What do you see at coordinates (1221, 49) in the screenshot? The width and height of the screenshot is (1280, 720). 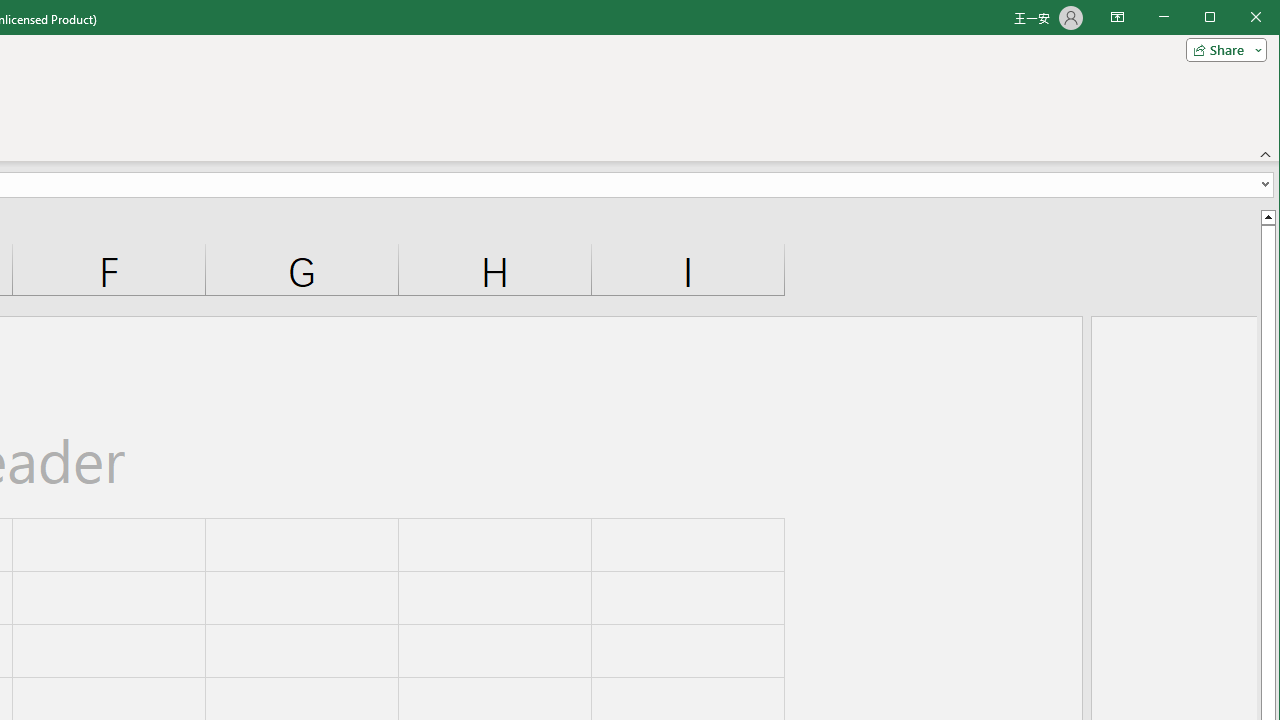 I see `'Share'` at bounding box center [1221, 49].